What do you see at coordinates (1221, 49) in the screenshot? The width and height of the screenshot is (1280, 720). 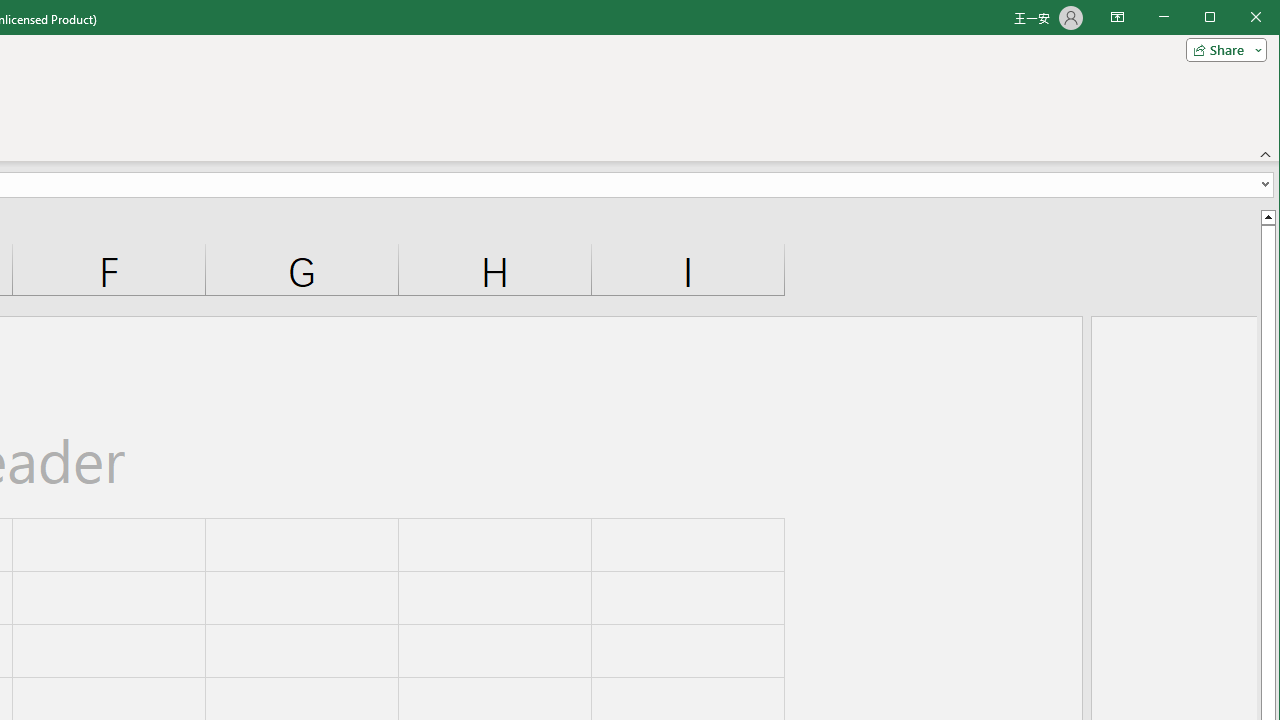 I see `'Share'` at bounding box center [1221, 49].